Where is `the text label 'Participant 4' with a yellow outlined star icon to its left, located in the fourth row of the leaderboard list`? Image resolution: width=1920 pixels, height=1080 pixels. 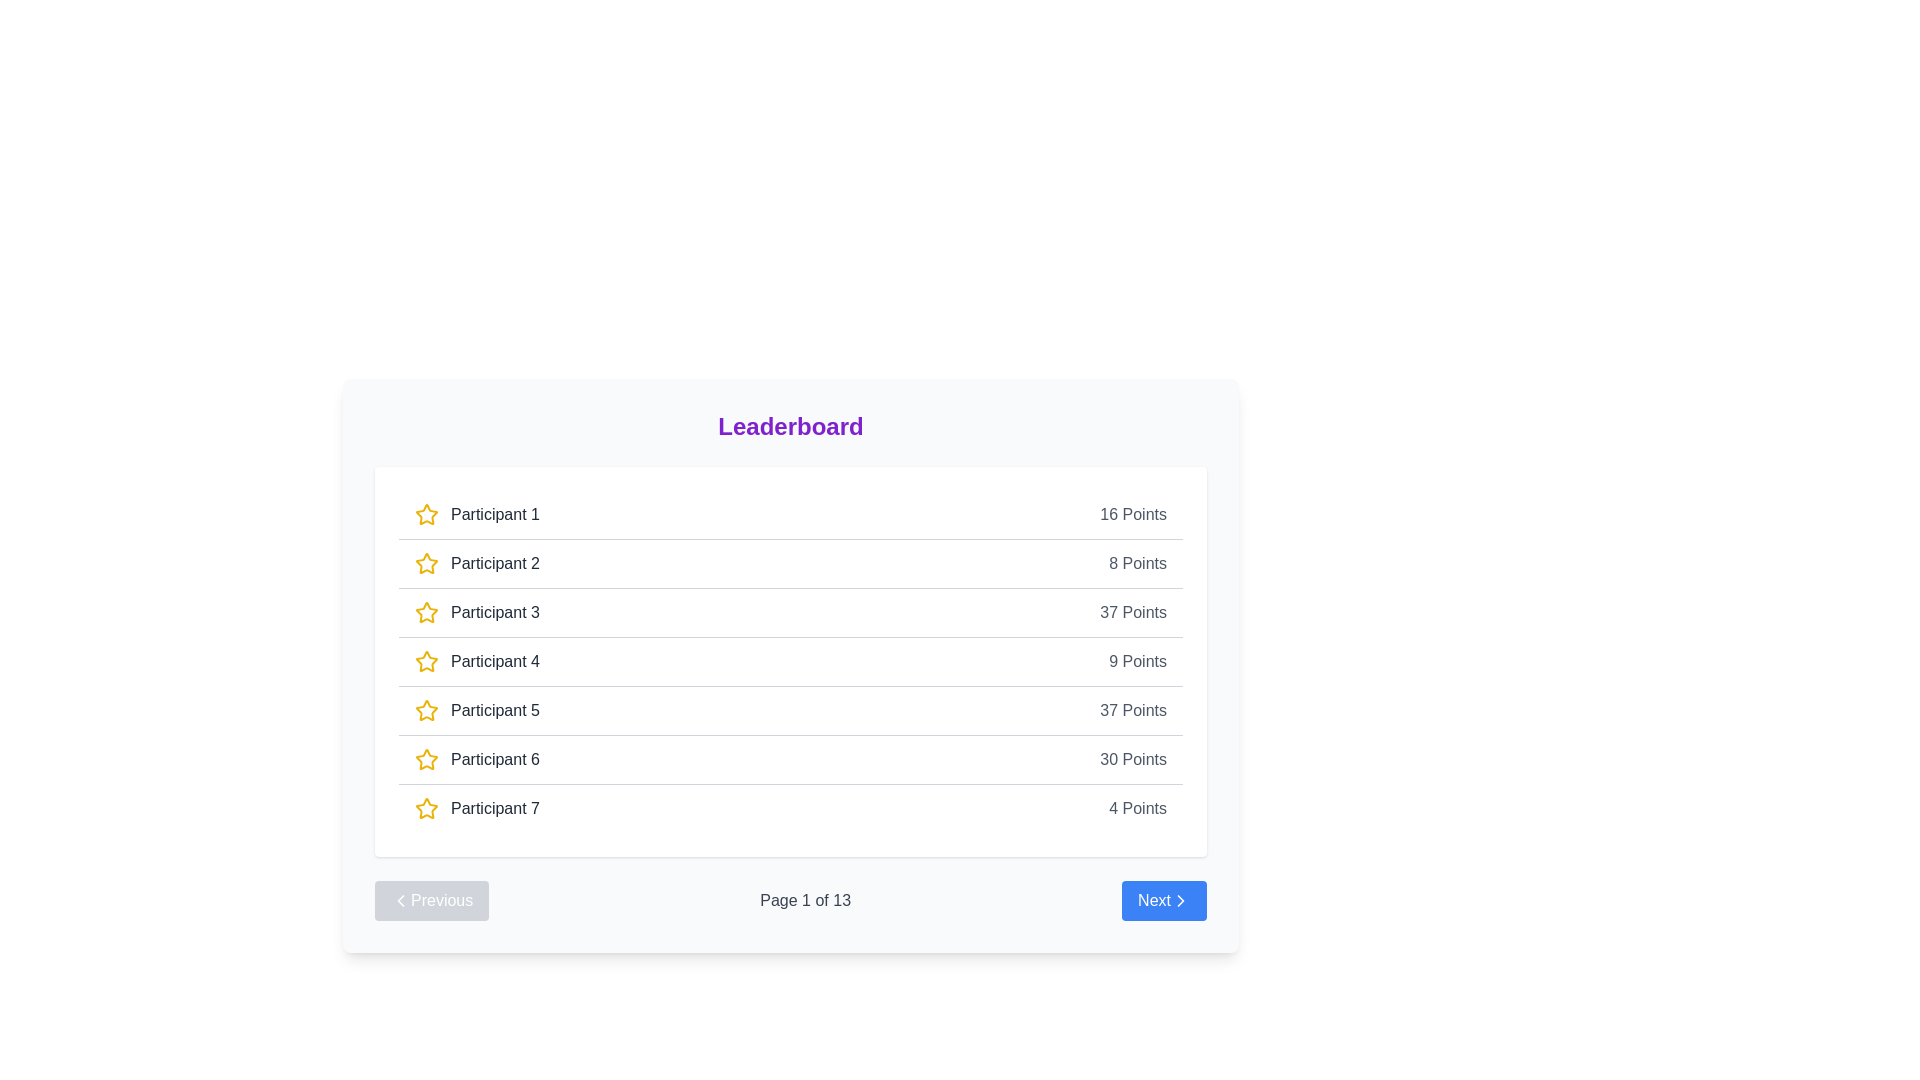
the text label 'Participant 4' with a yellow outlined star icon to its left, located in the fourth row of the leaderboard list is located at coordinates (476, 662).